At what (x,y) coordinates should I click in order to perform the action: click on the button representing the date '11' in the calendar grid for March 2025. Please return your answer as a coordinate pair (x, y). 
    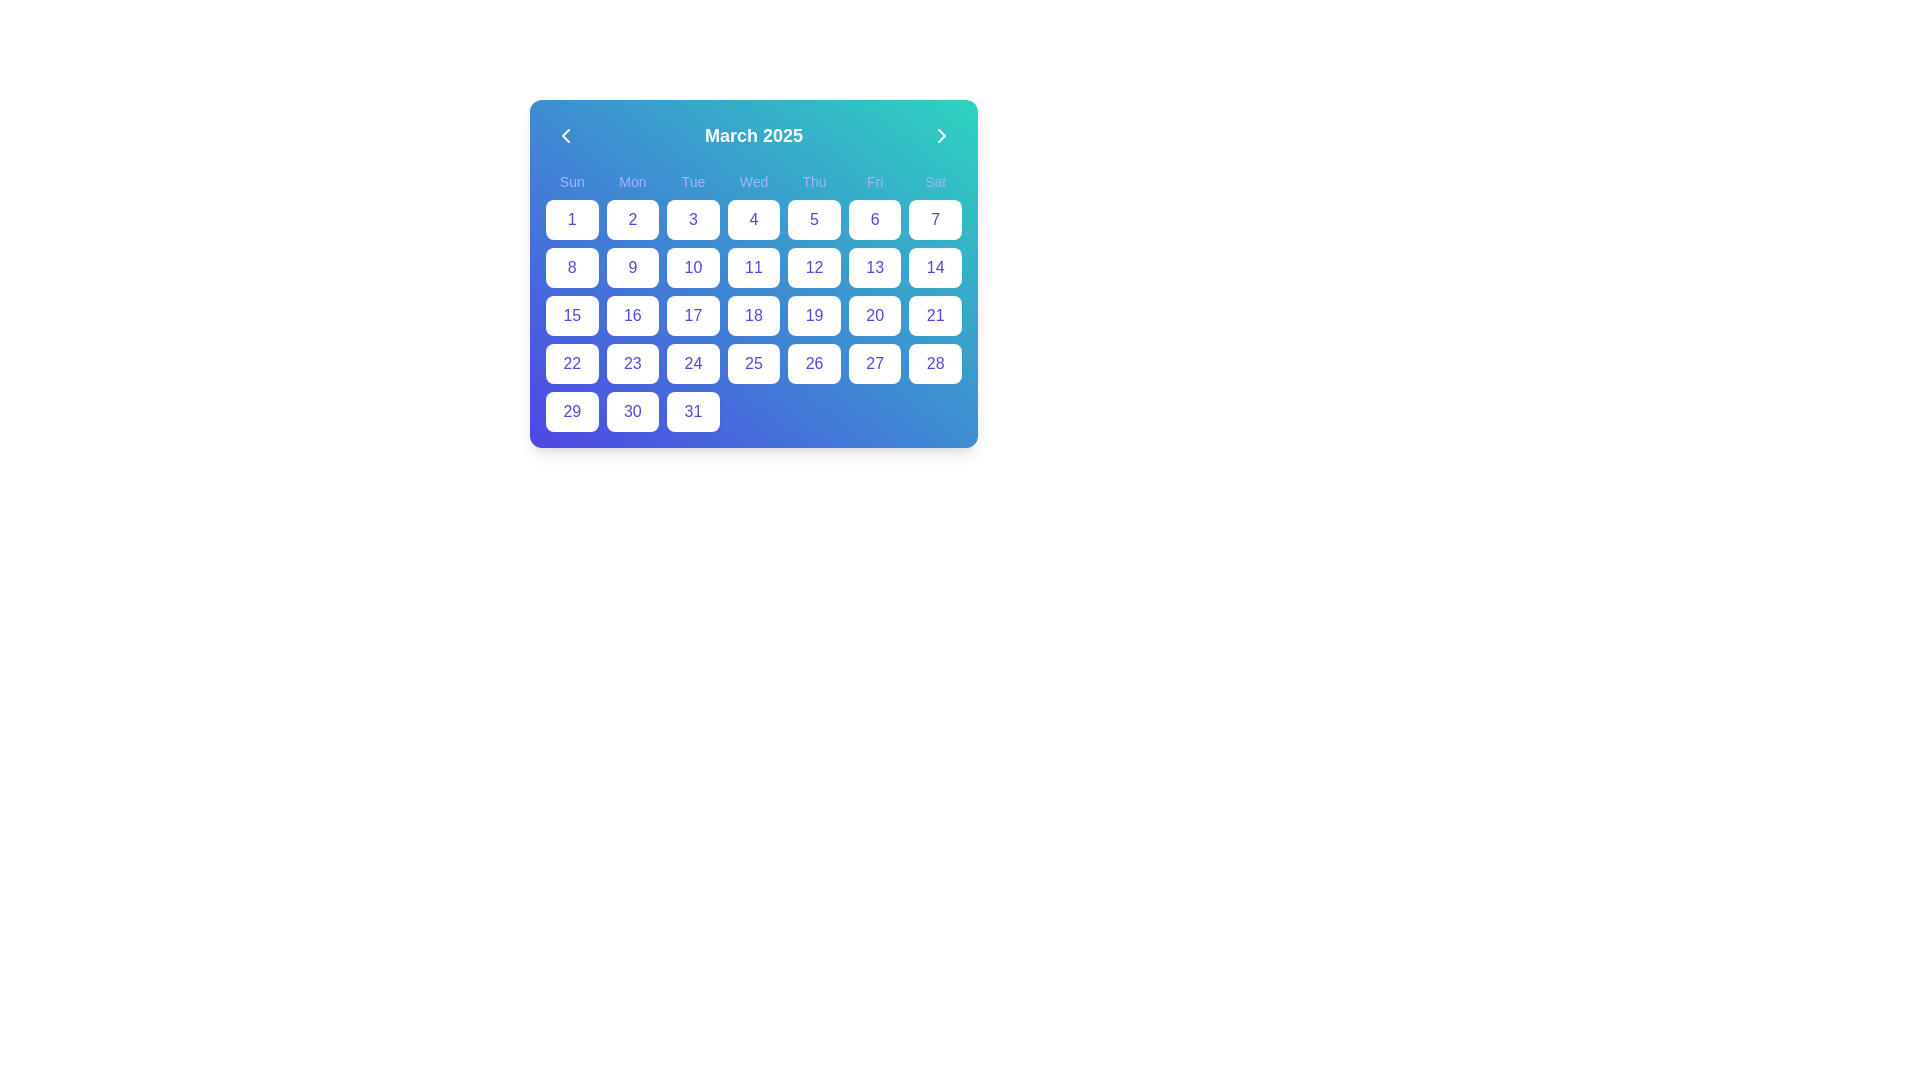
    Looking at the image, I should click on (752, 266).